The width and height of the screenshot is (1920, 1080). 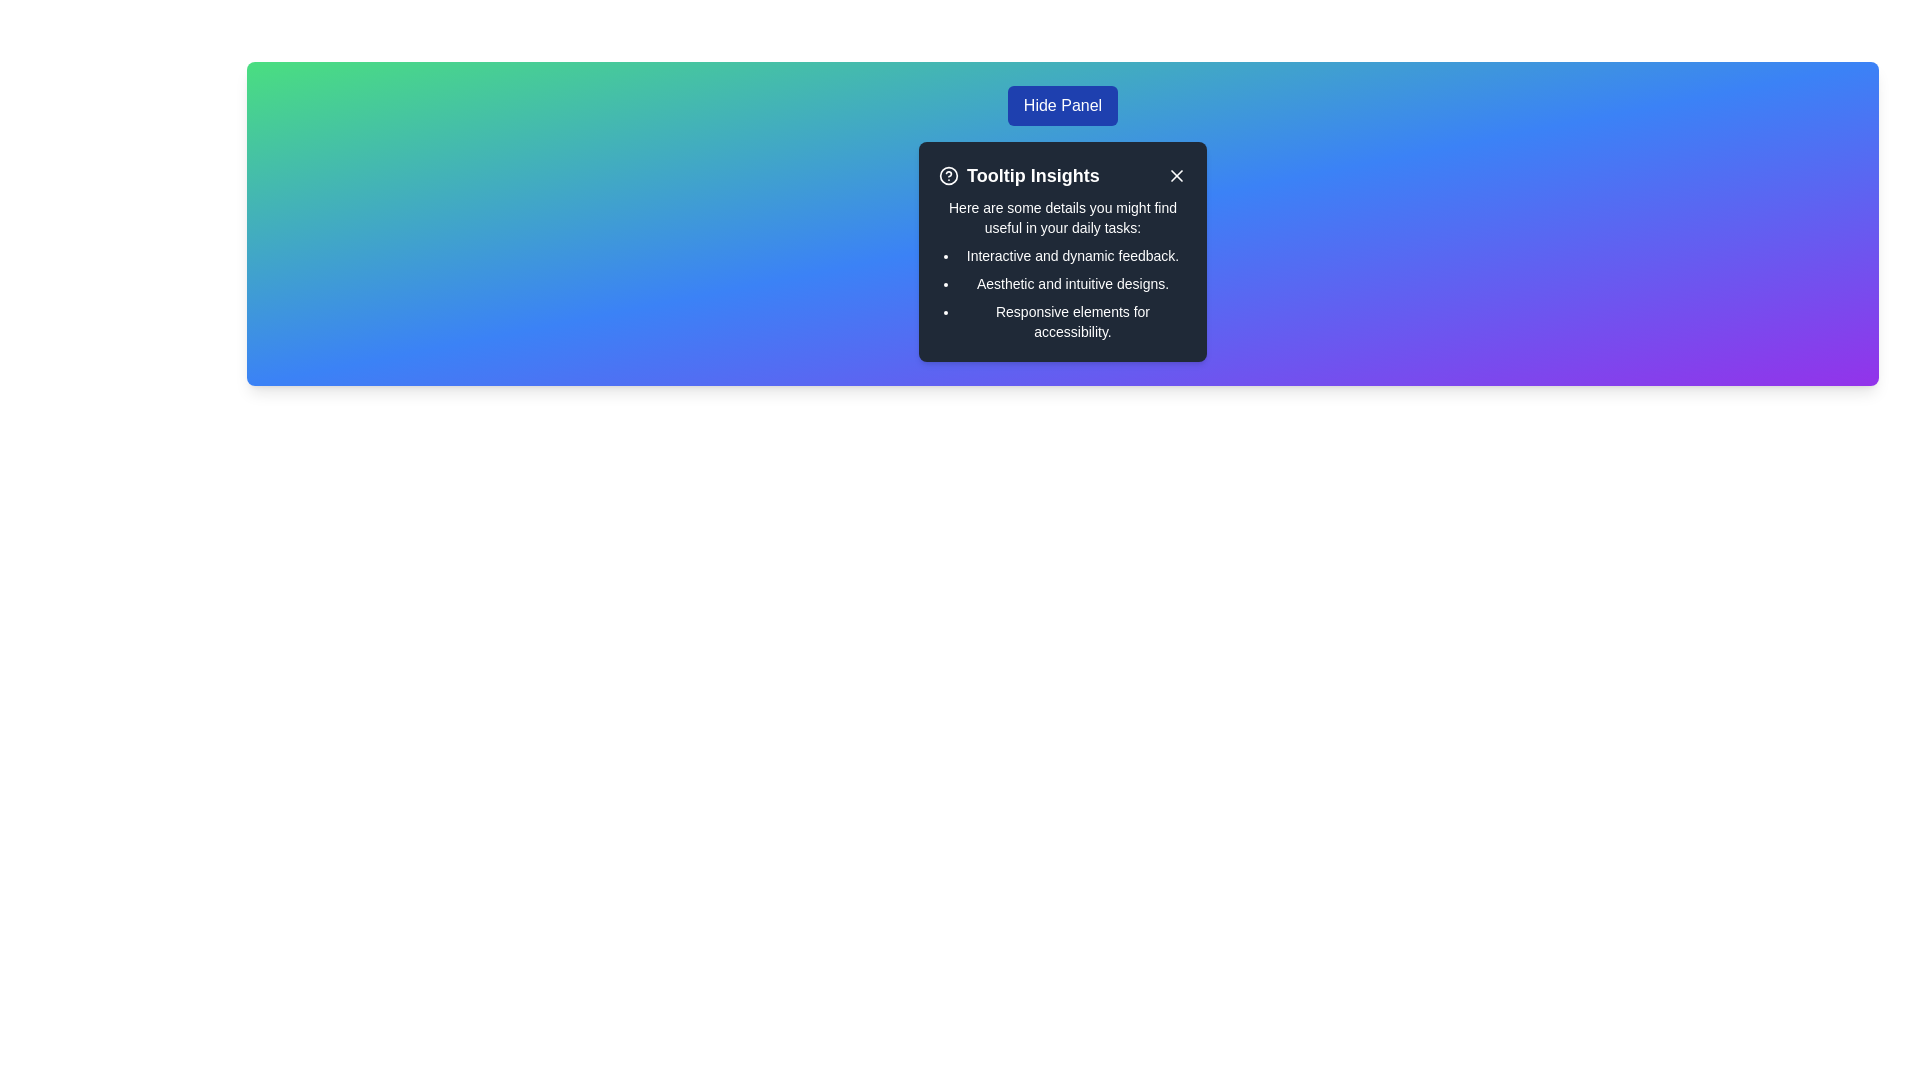 I want to click on the text element styled in a small-sized white font that reads 'Responsive elements for accessibility.' which is the third bullet point in a tooltip panel, so click(x=1072, y=320).